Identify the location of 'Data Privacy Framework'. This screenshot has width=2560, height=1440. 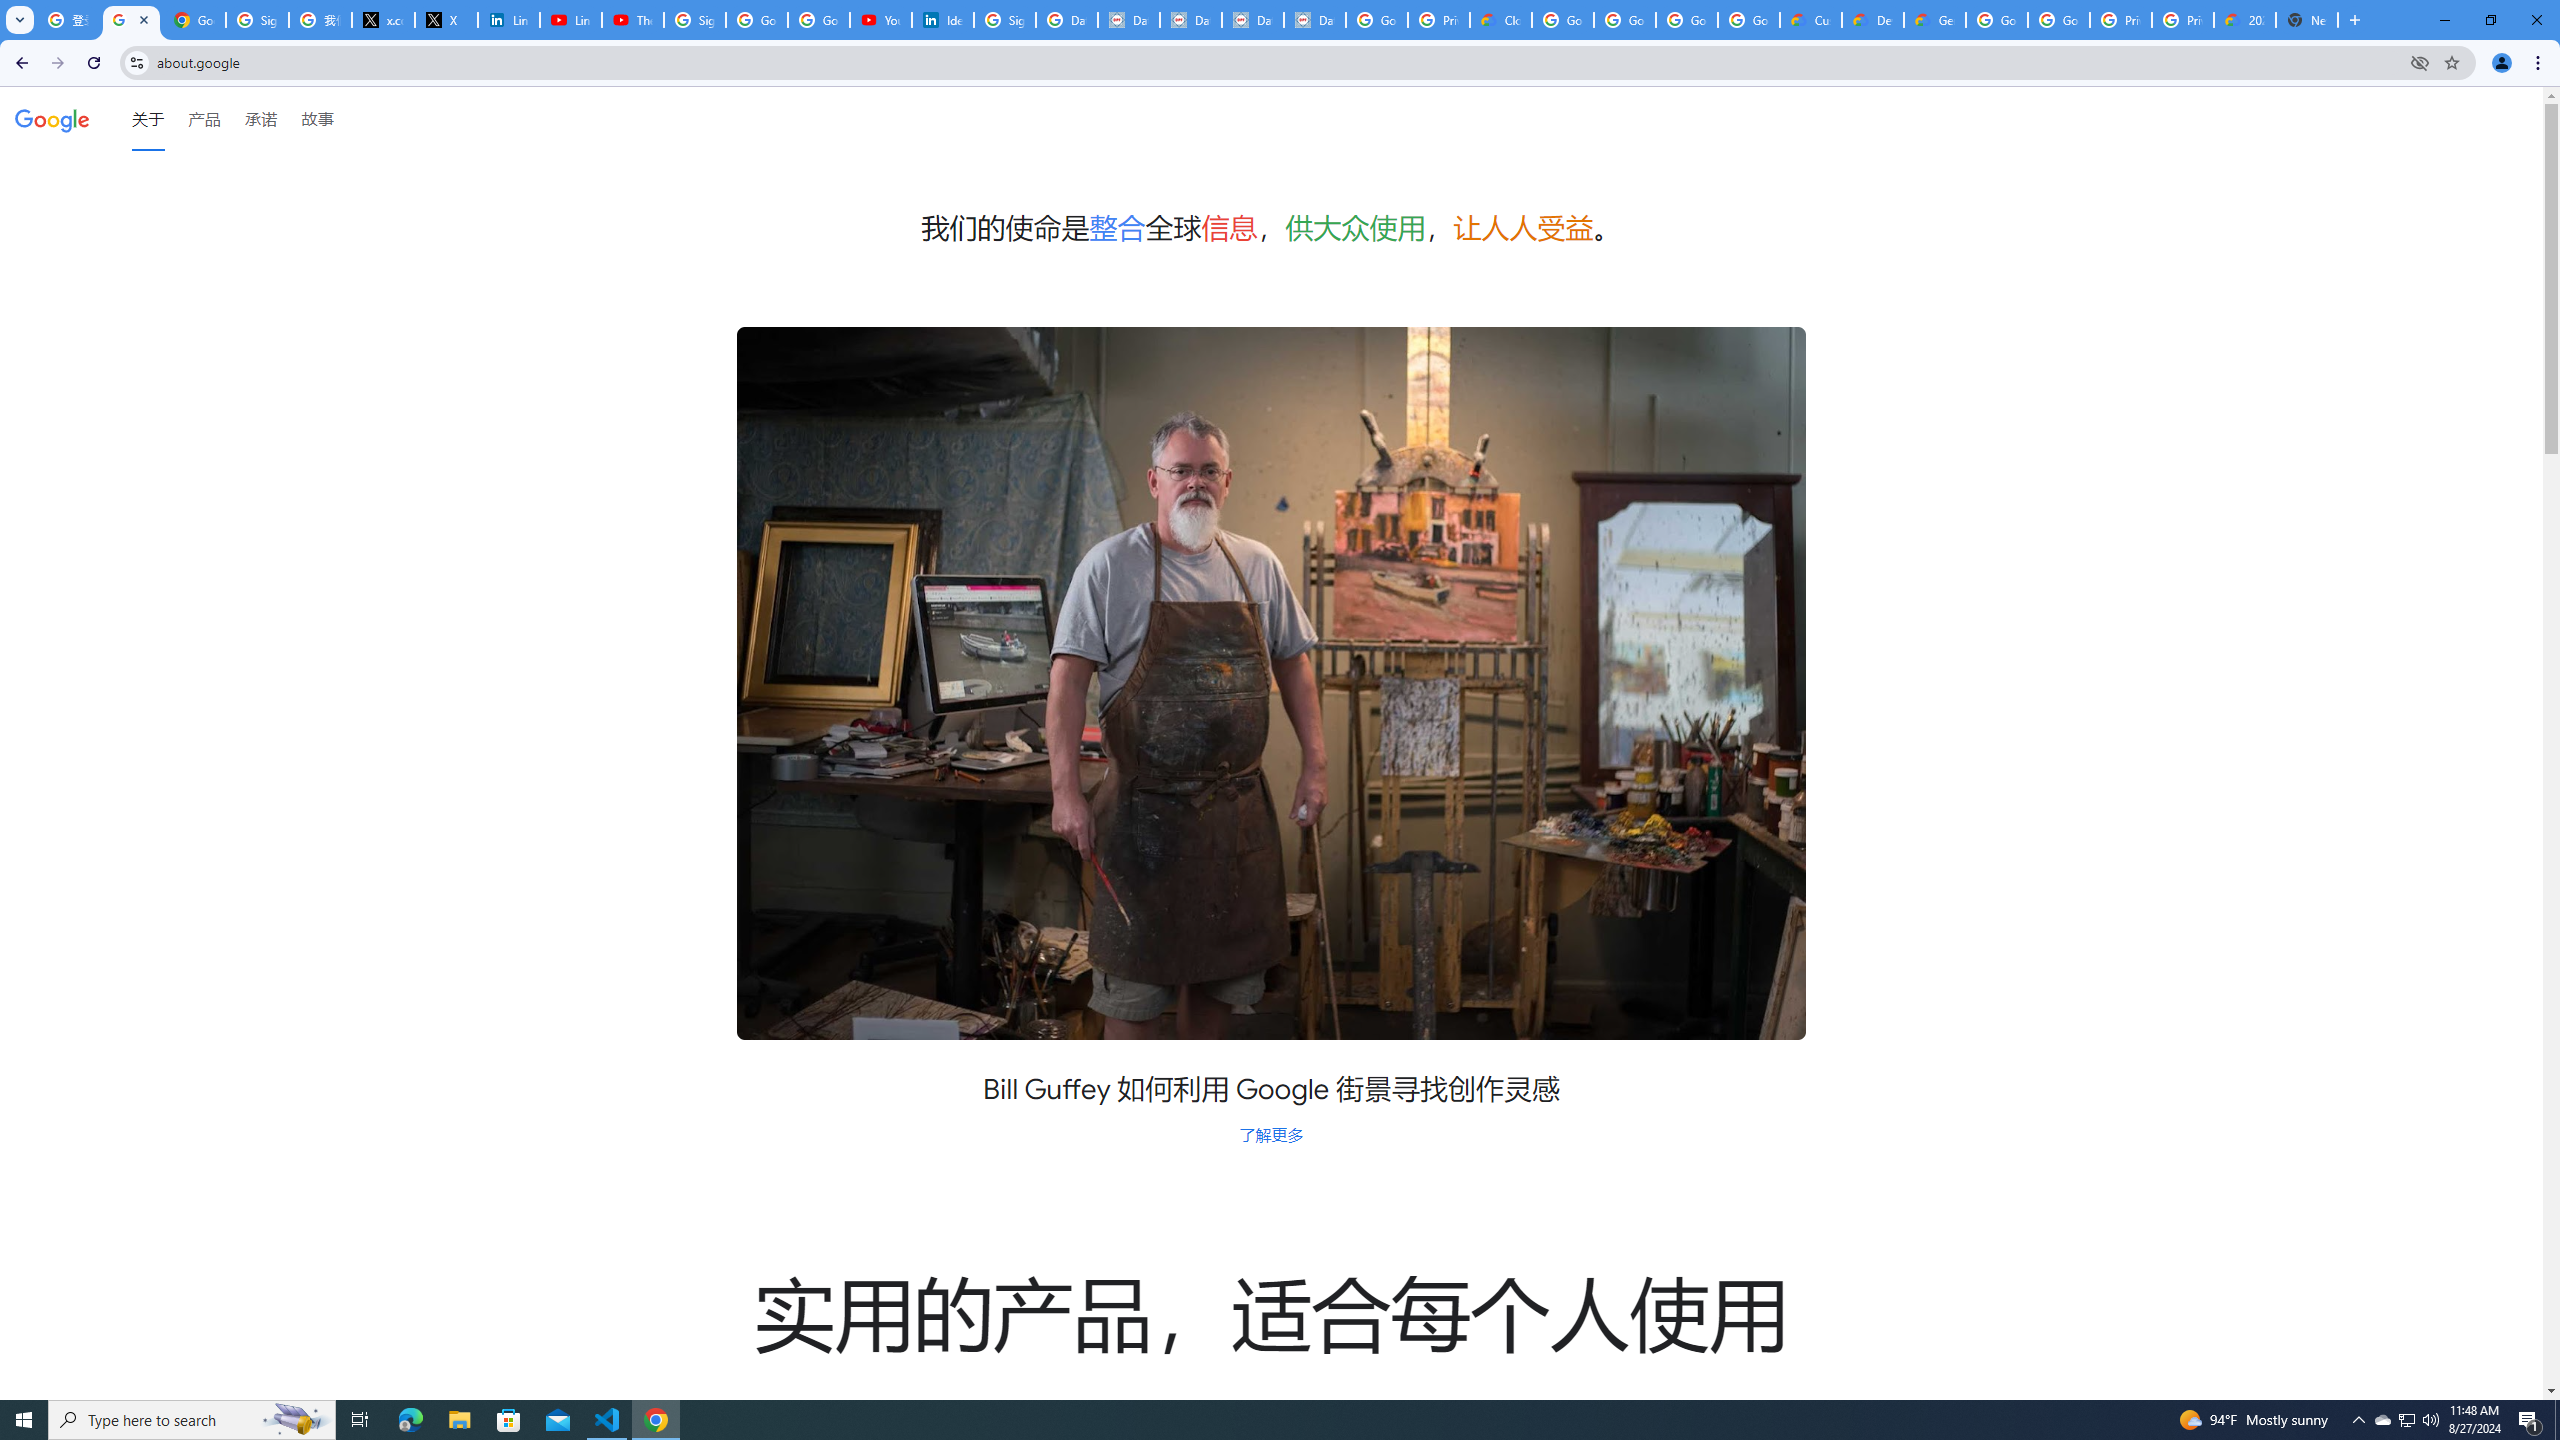
(1128, 19).